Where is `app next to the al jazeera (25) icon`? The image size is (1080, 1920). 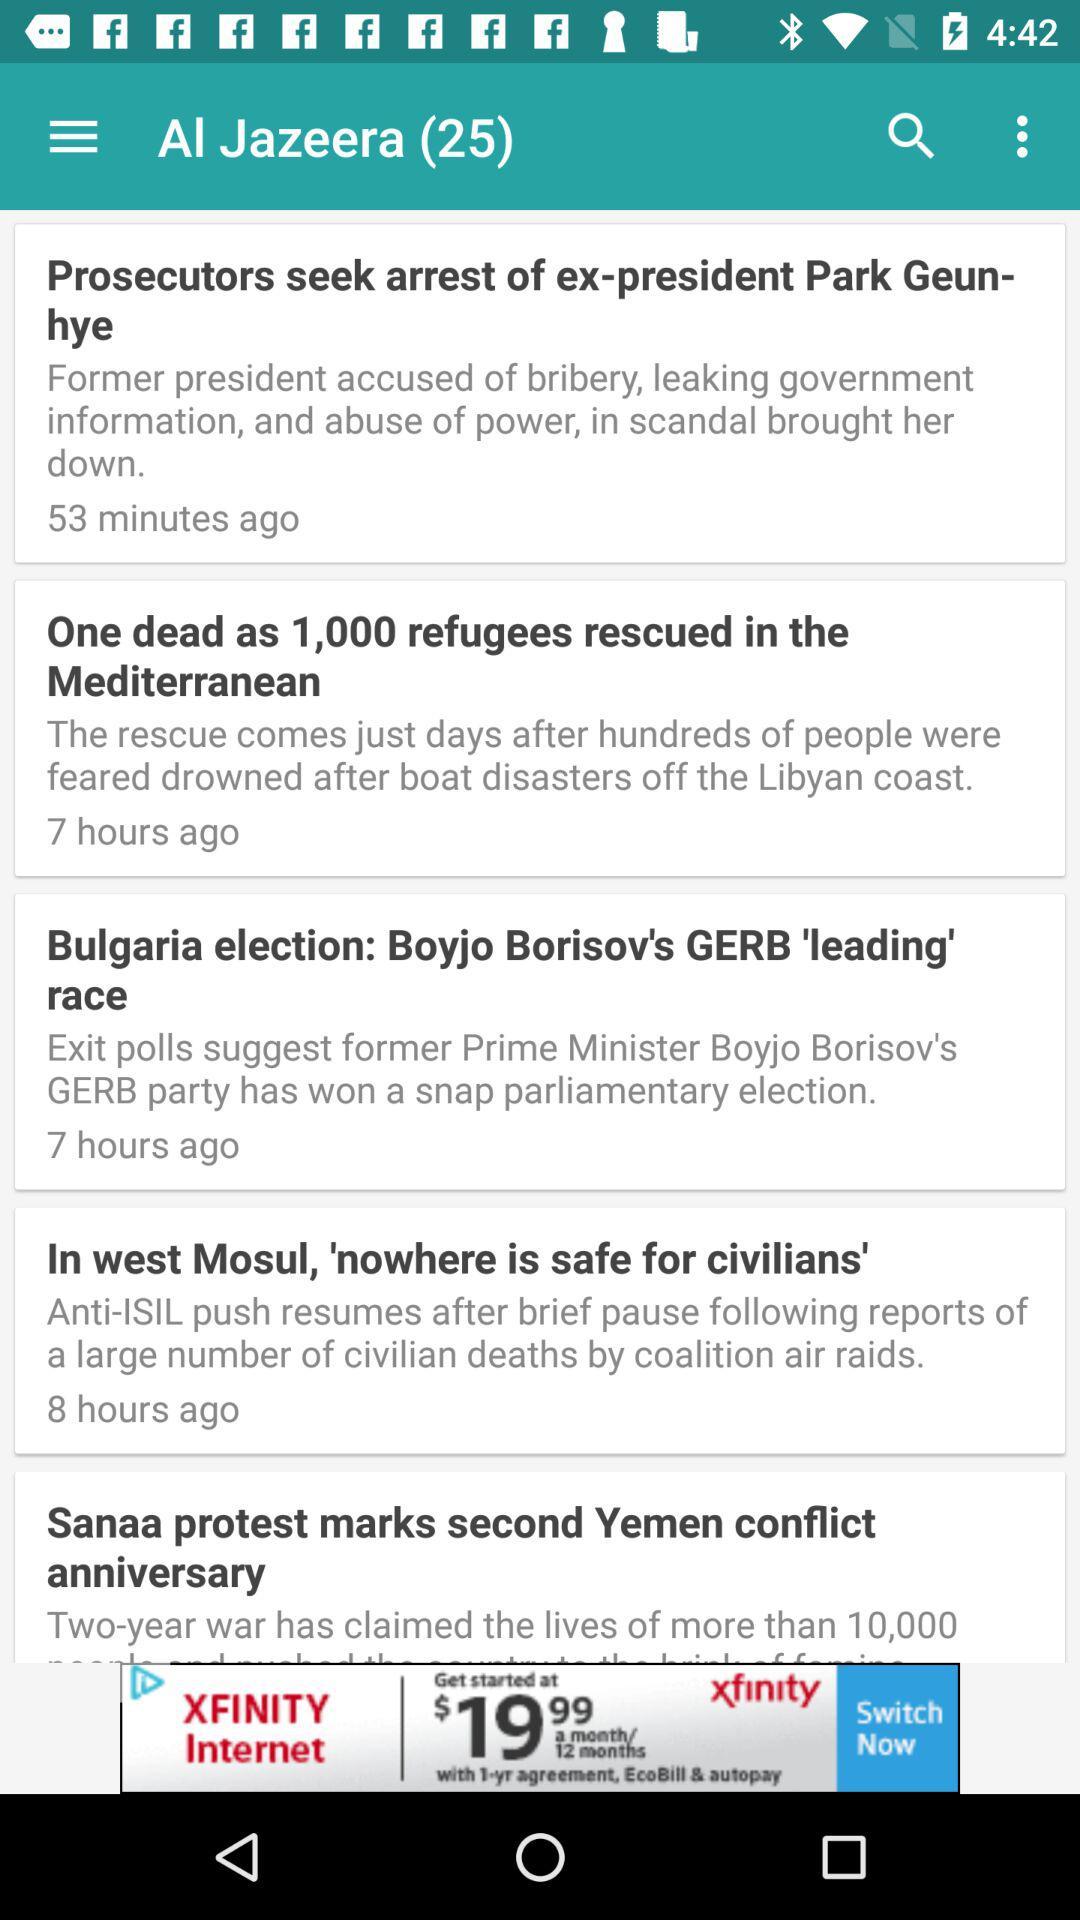
app next to the al jazeera (25) icon is located at coordinates (72, 135).